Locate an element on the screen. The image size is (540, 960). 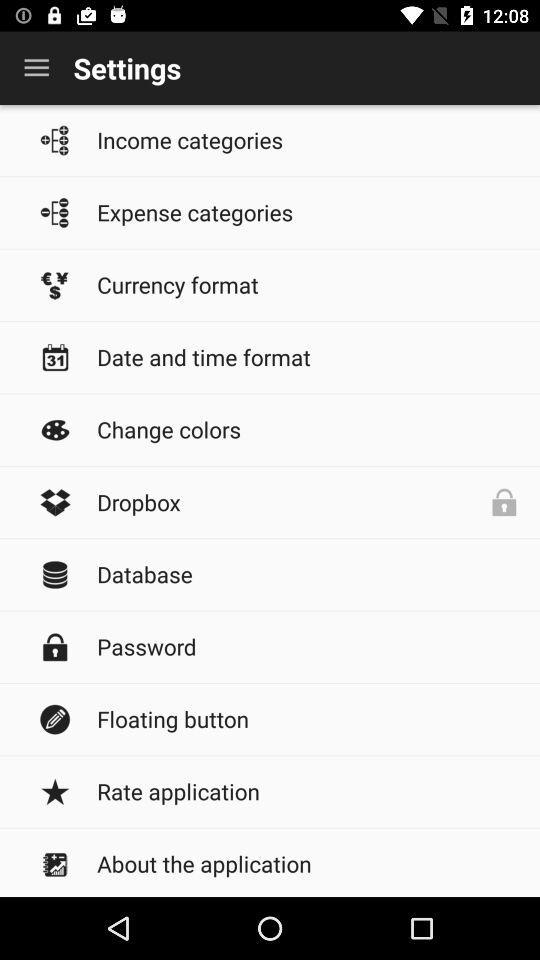
database icon is located at coordinates (308, 574).